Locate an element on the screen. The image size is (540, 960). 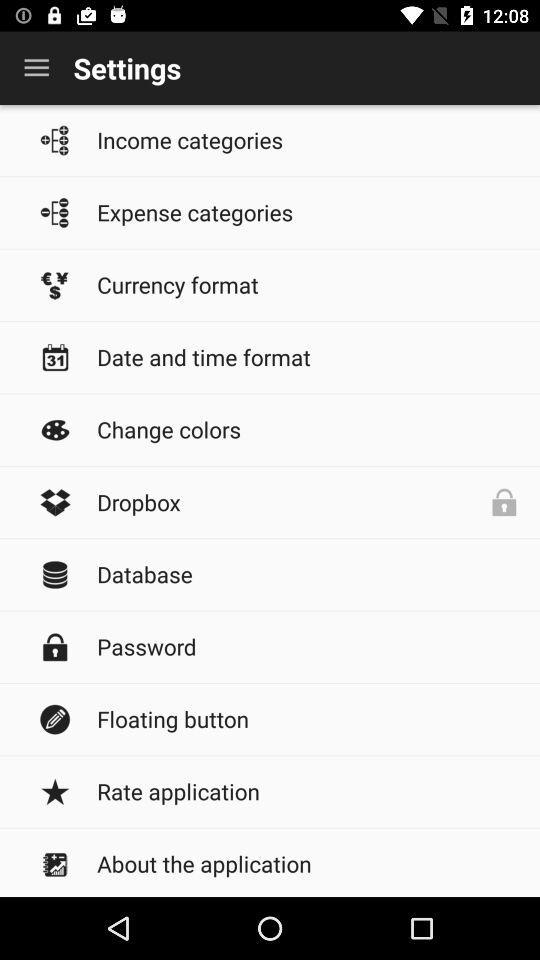
database icon is located at coordinates (308, 574).